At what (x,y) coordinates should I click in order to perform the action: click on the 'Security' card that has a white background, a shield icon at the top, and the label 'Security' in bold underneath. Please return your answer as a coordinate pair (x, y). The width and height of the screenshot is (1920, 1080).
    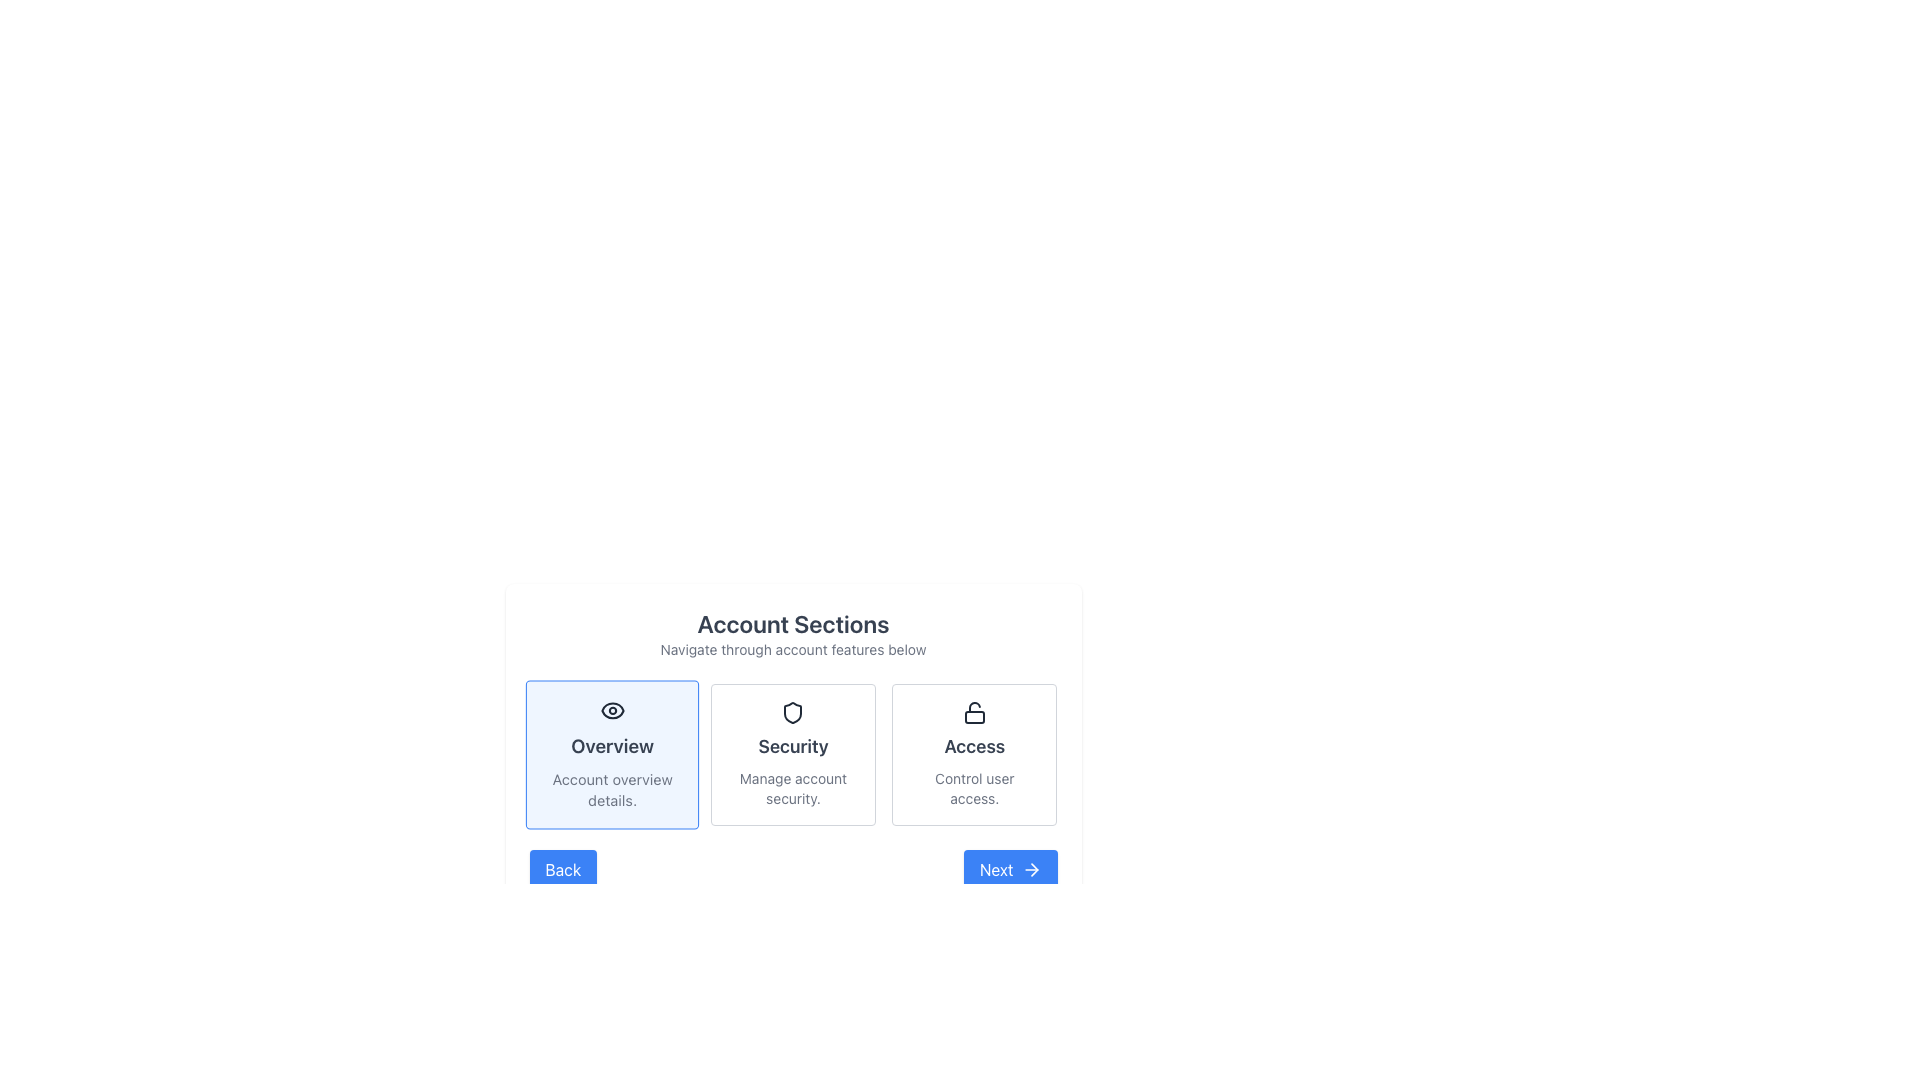
    Looking at the image, I should click on (792, 755).